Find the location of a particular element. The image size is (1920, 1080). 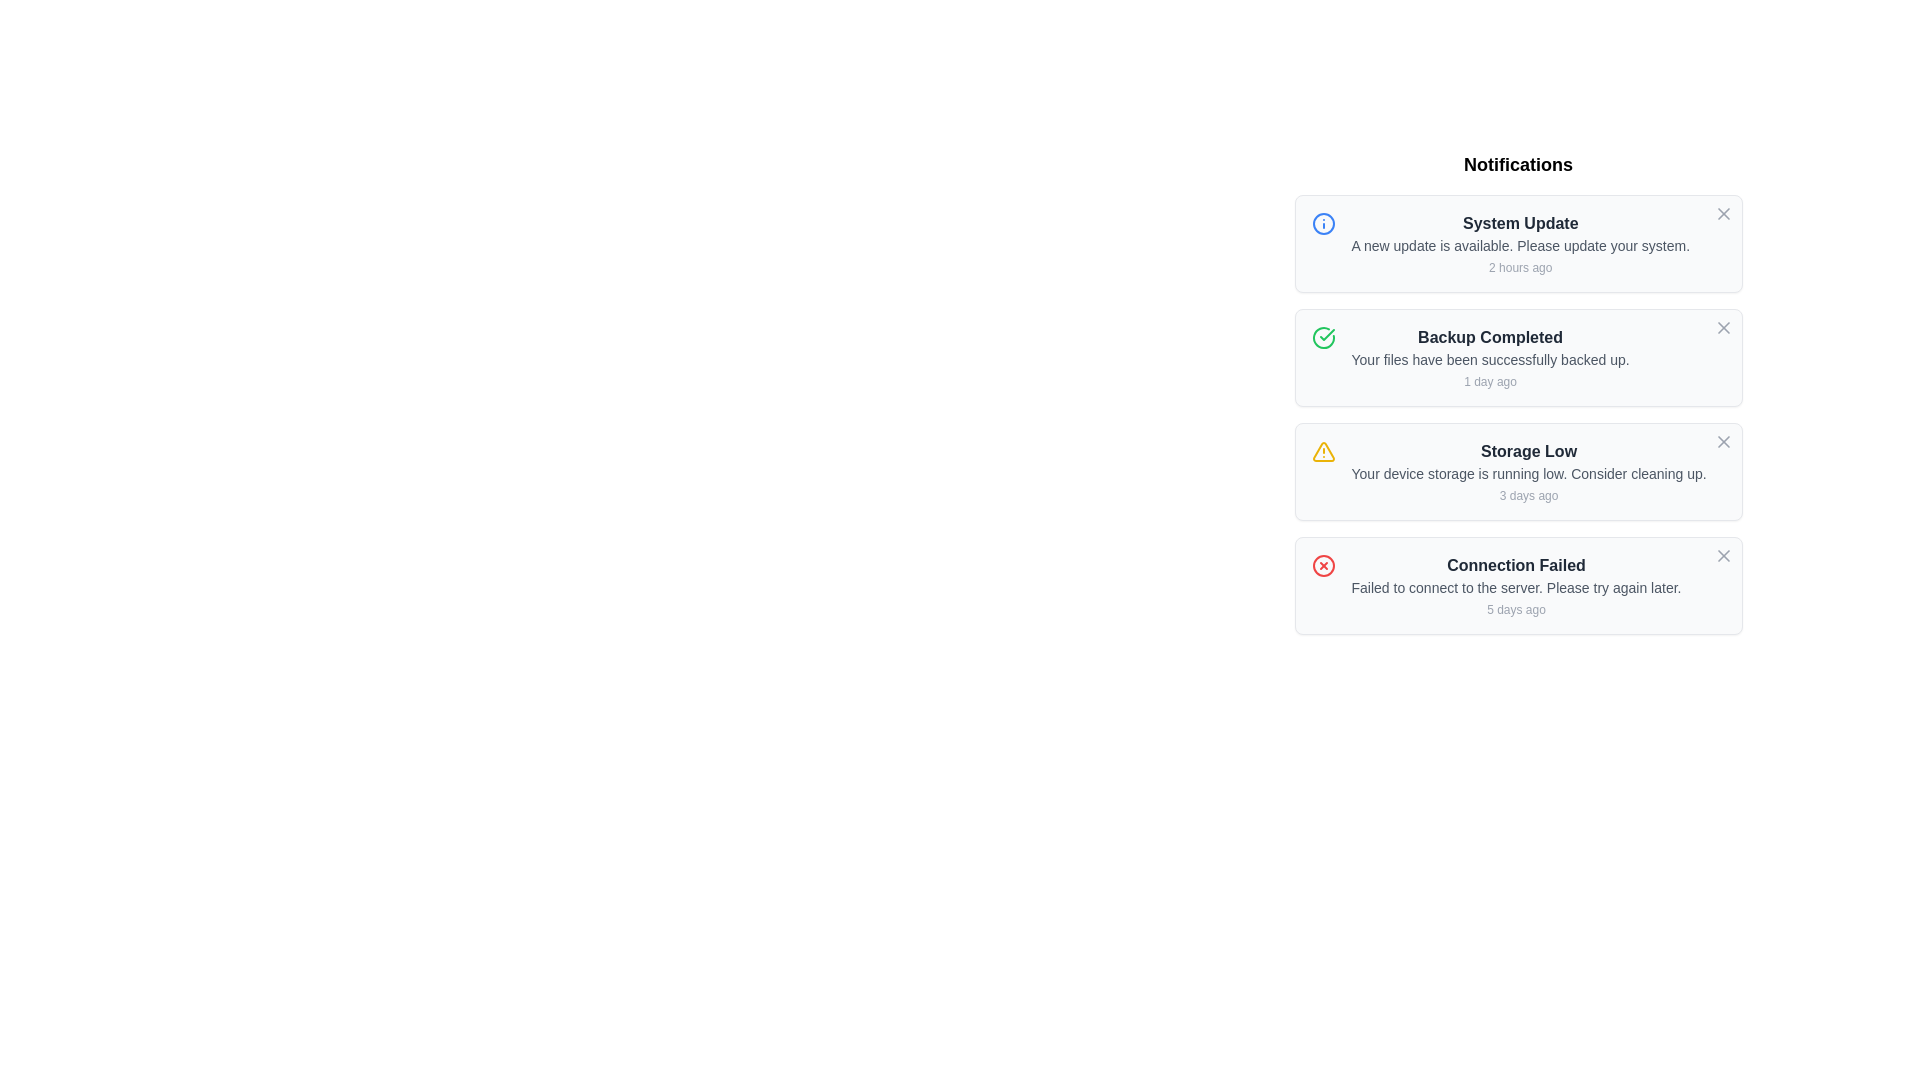

the static text that reads 'A new update is available. Please update your system.' located in the notifications panel below the heading 'System Update' and above the timestamp '2 hours ago.' is located at coordinates (1520, 245).